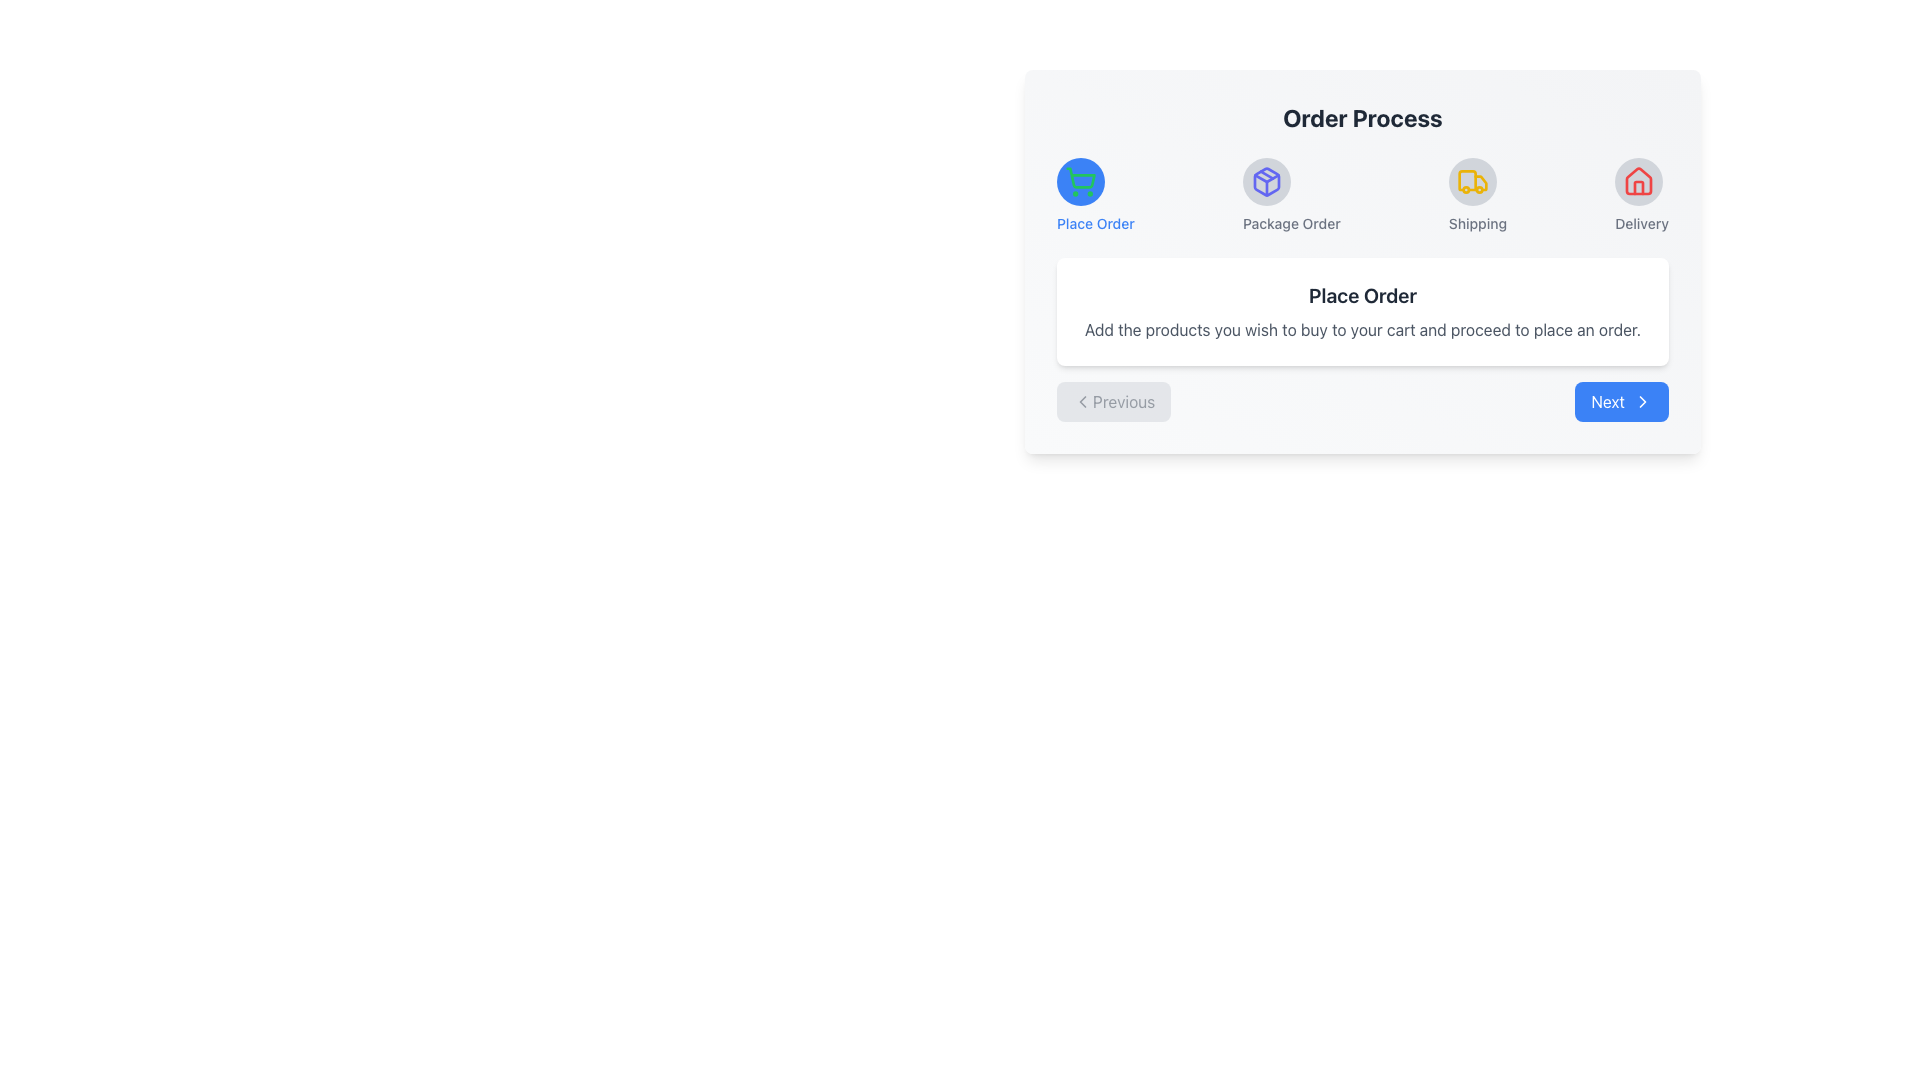  What do you see at coordinates (1266, 177) in the screenshot?
I see `the 'Package Order' SVG icon, which indicates the packaging step in the order process flow` at bounding box center [1266, 177].